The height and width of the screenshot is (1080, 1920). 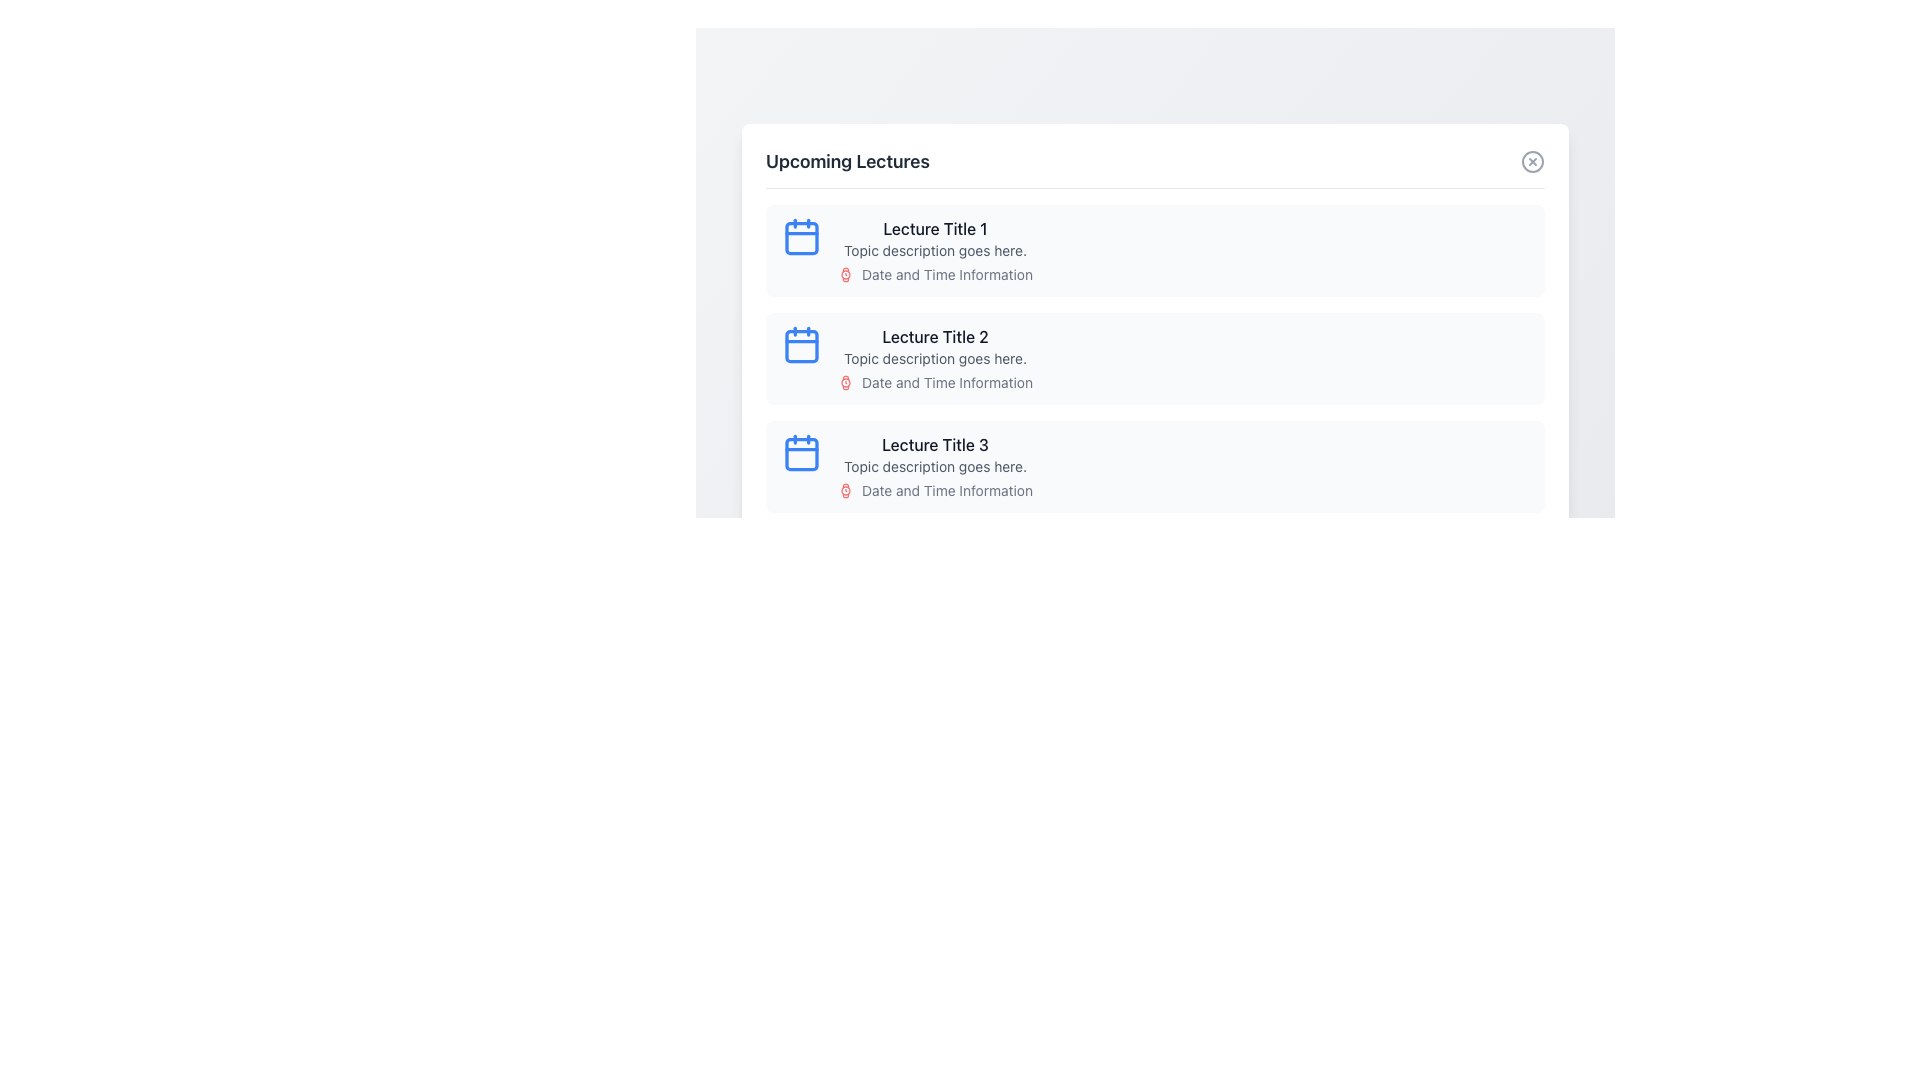 What do you see at coordinates (801, 452) in the screenshot?
I see `the calendar icon with a blue square outline and rounded corners, located at the leftmost section of 'Lecture Title 3' in 'Upcoming Lectures'` at bounding box center [801, 452].